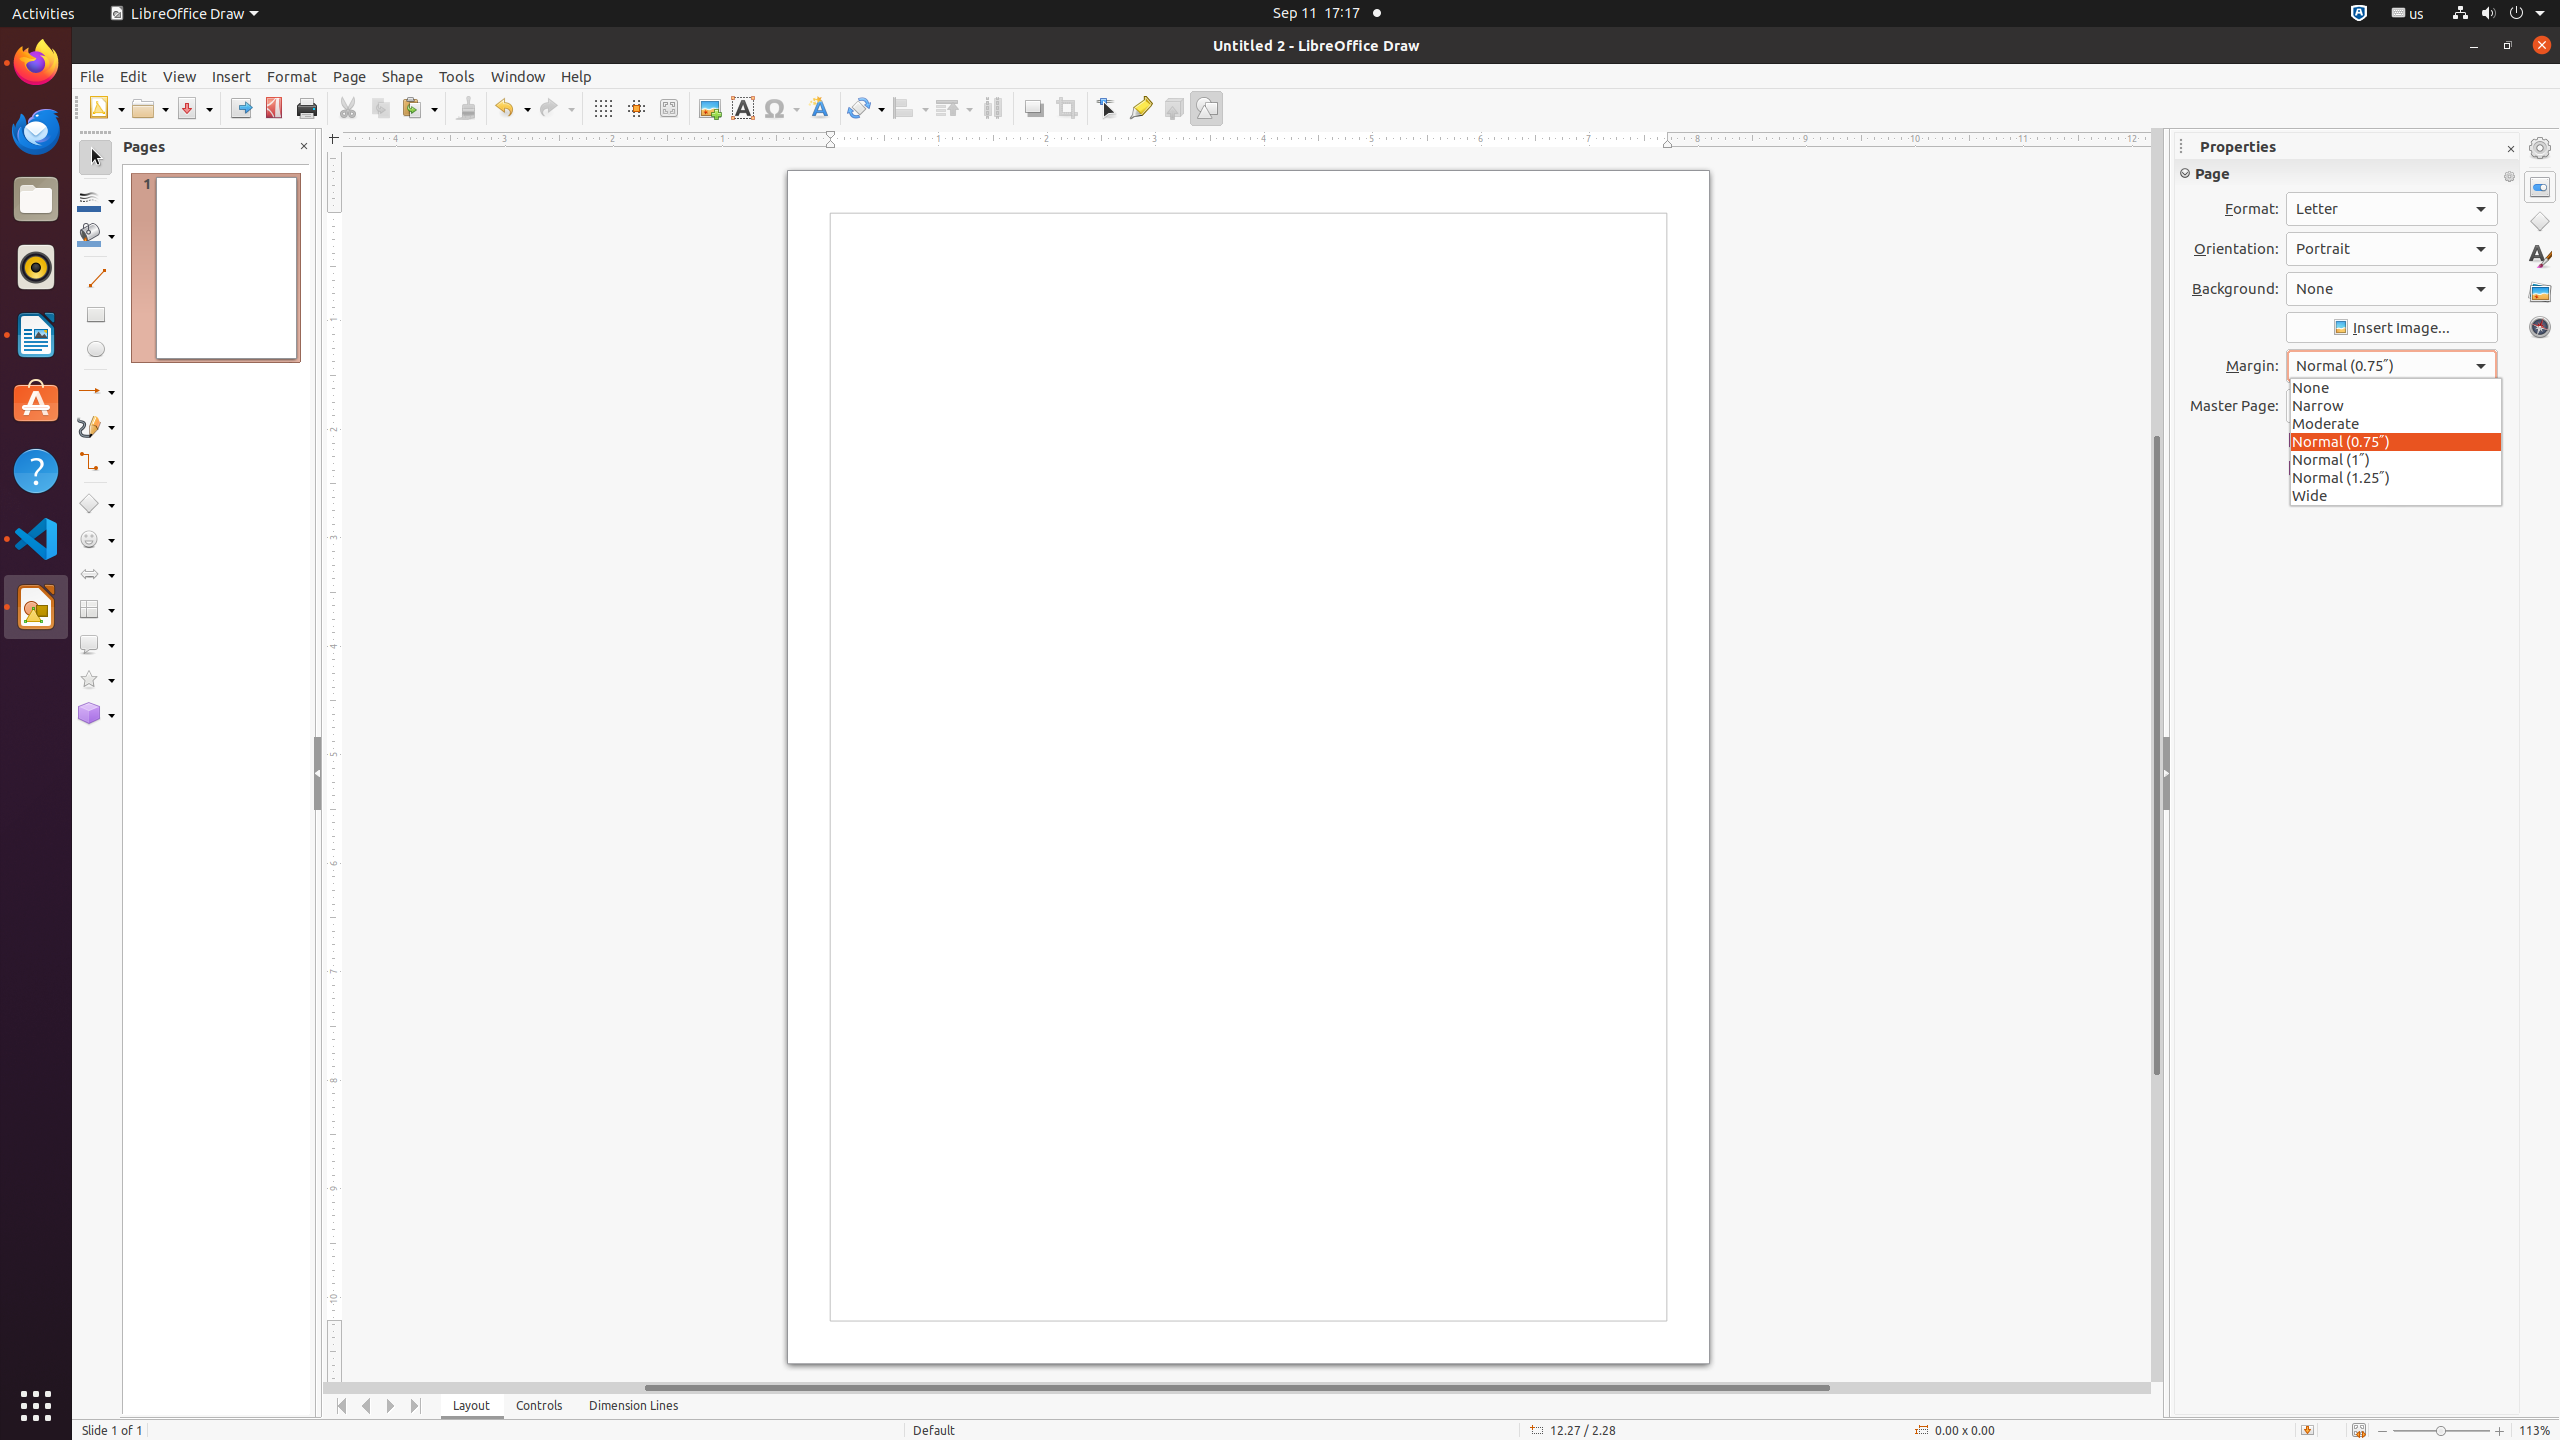 This screenshot has height=1440, width=2560. What do you see at coordinates (391, 1405) in the screenshot?
I see `'Move Right'` at bounding box center [391, 1405].